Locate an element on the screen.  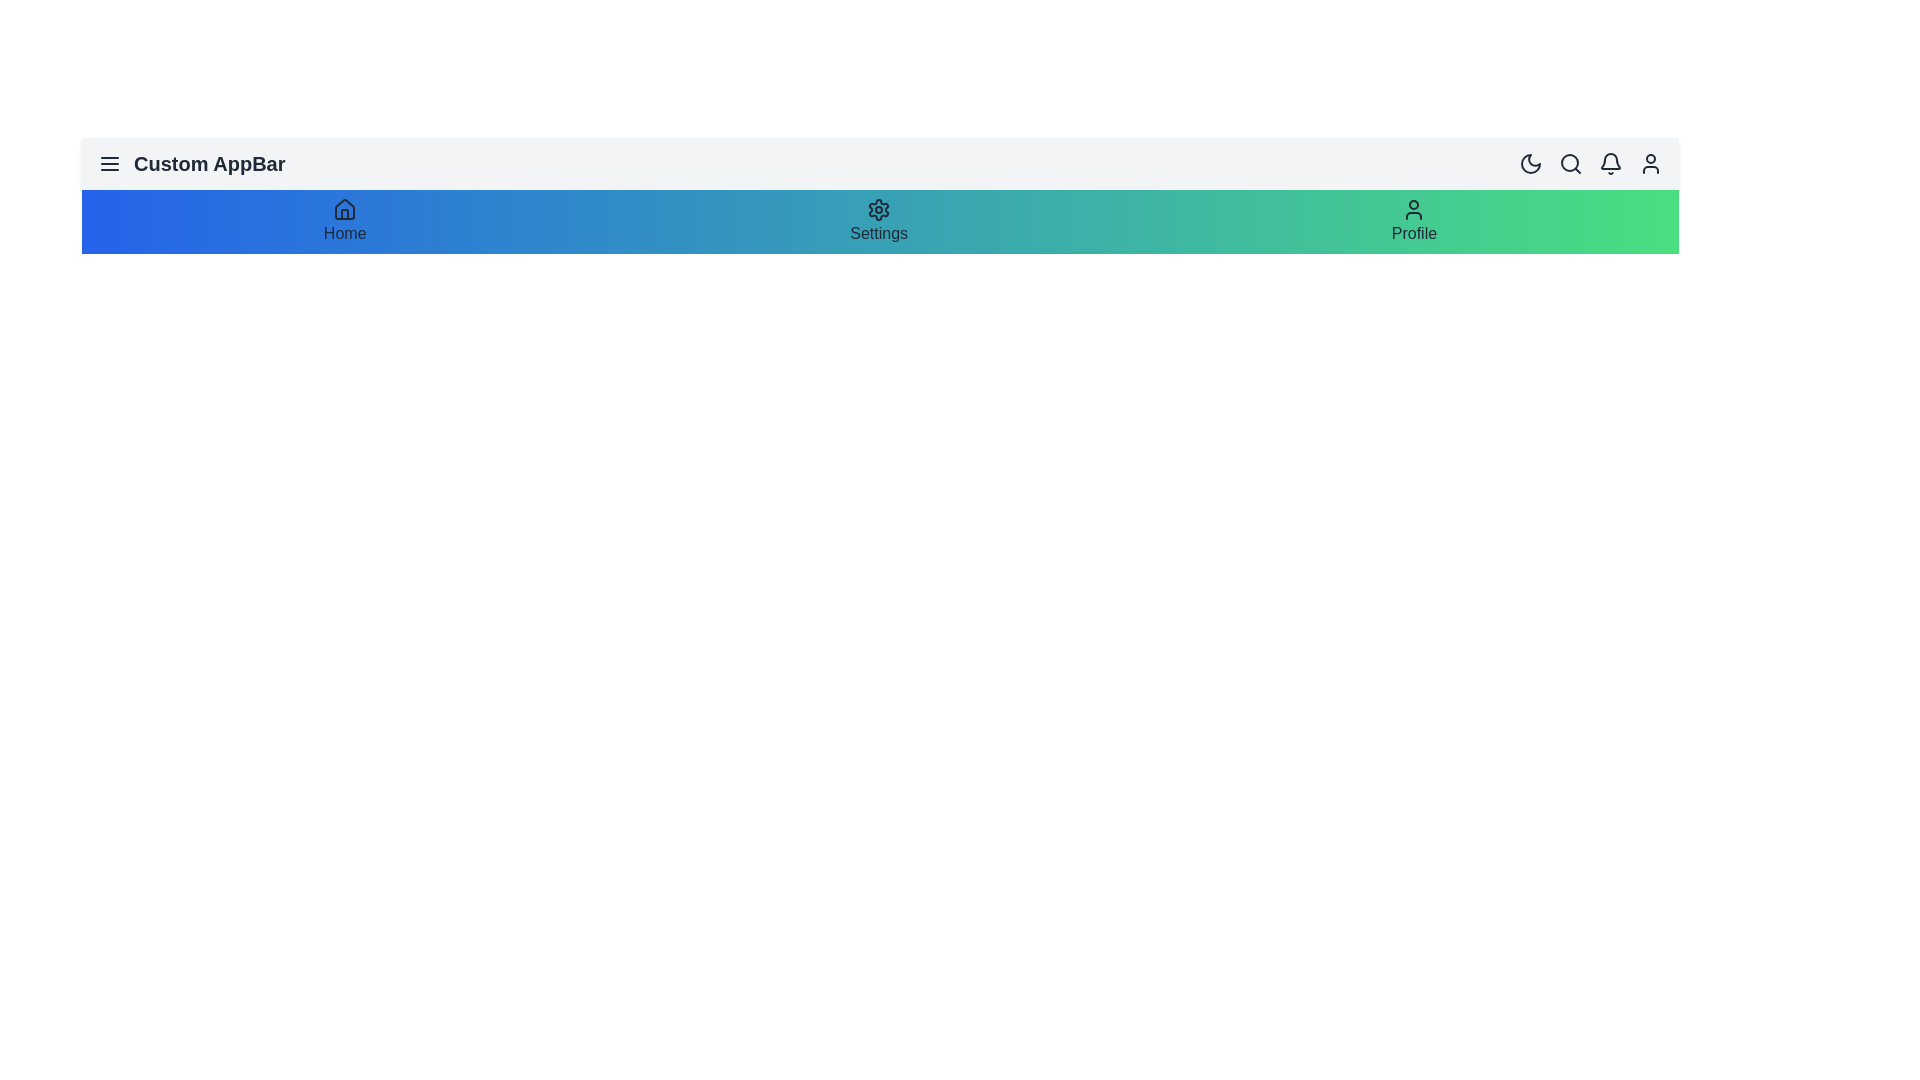
the menu toggle button to toggle the navigation menu visibility is located at coordinates (109, 163).